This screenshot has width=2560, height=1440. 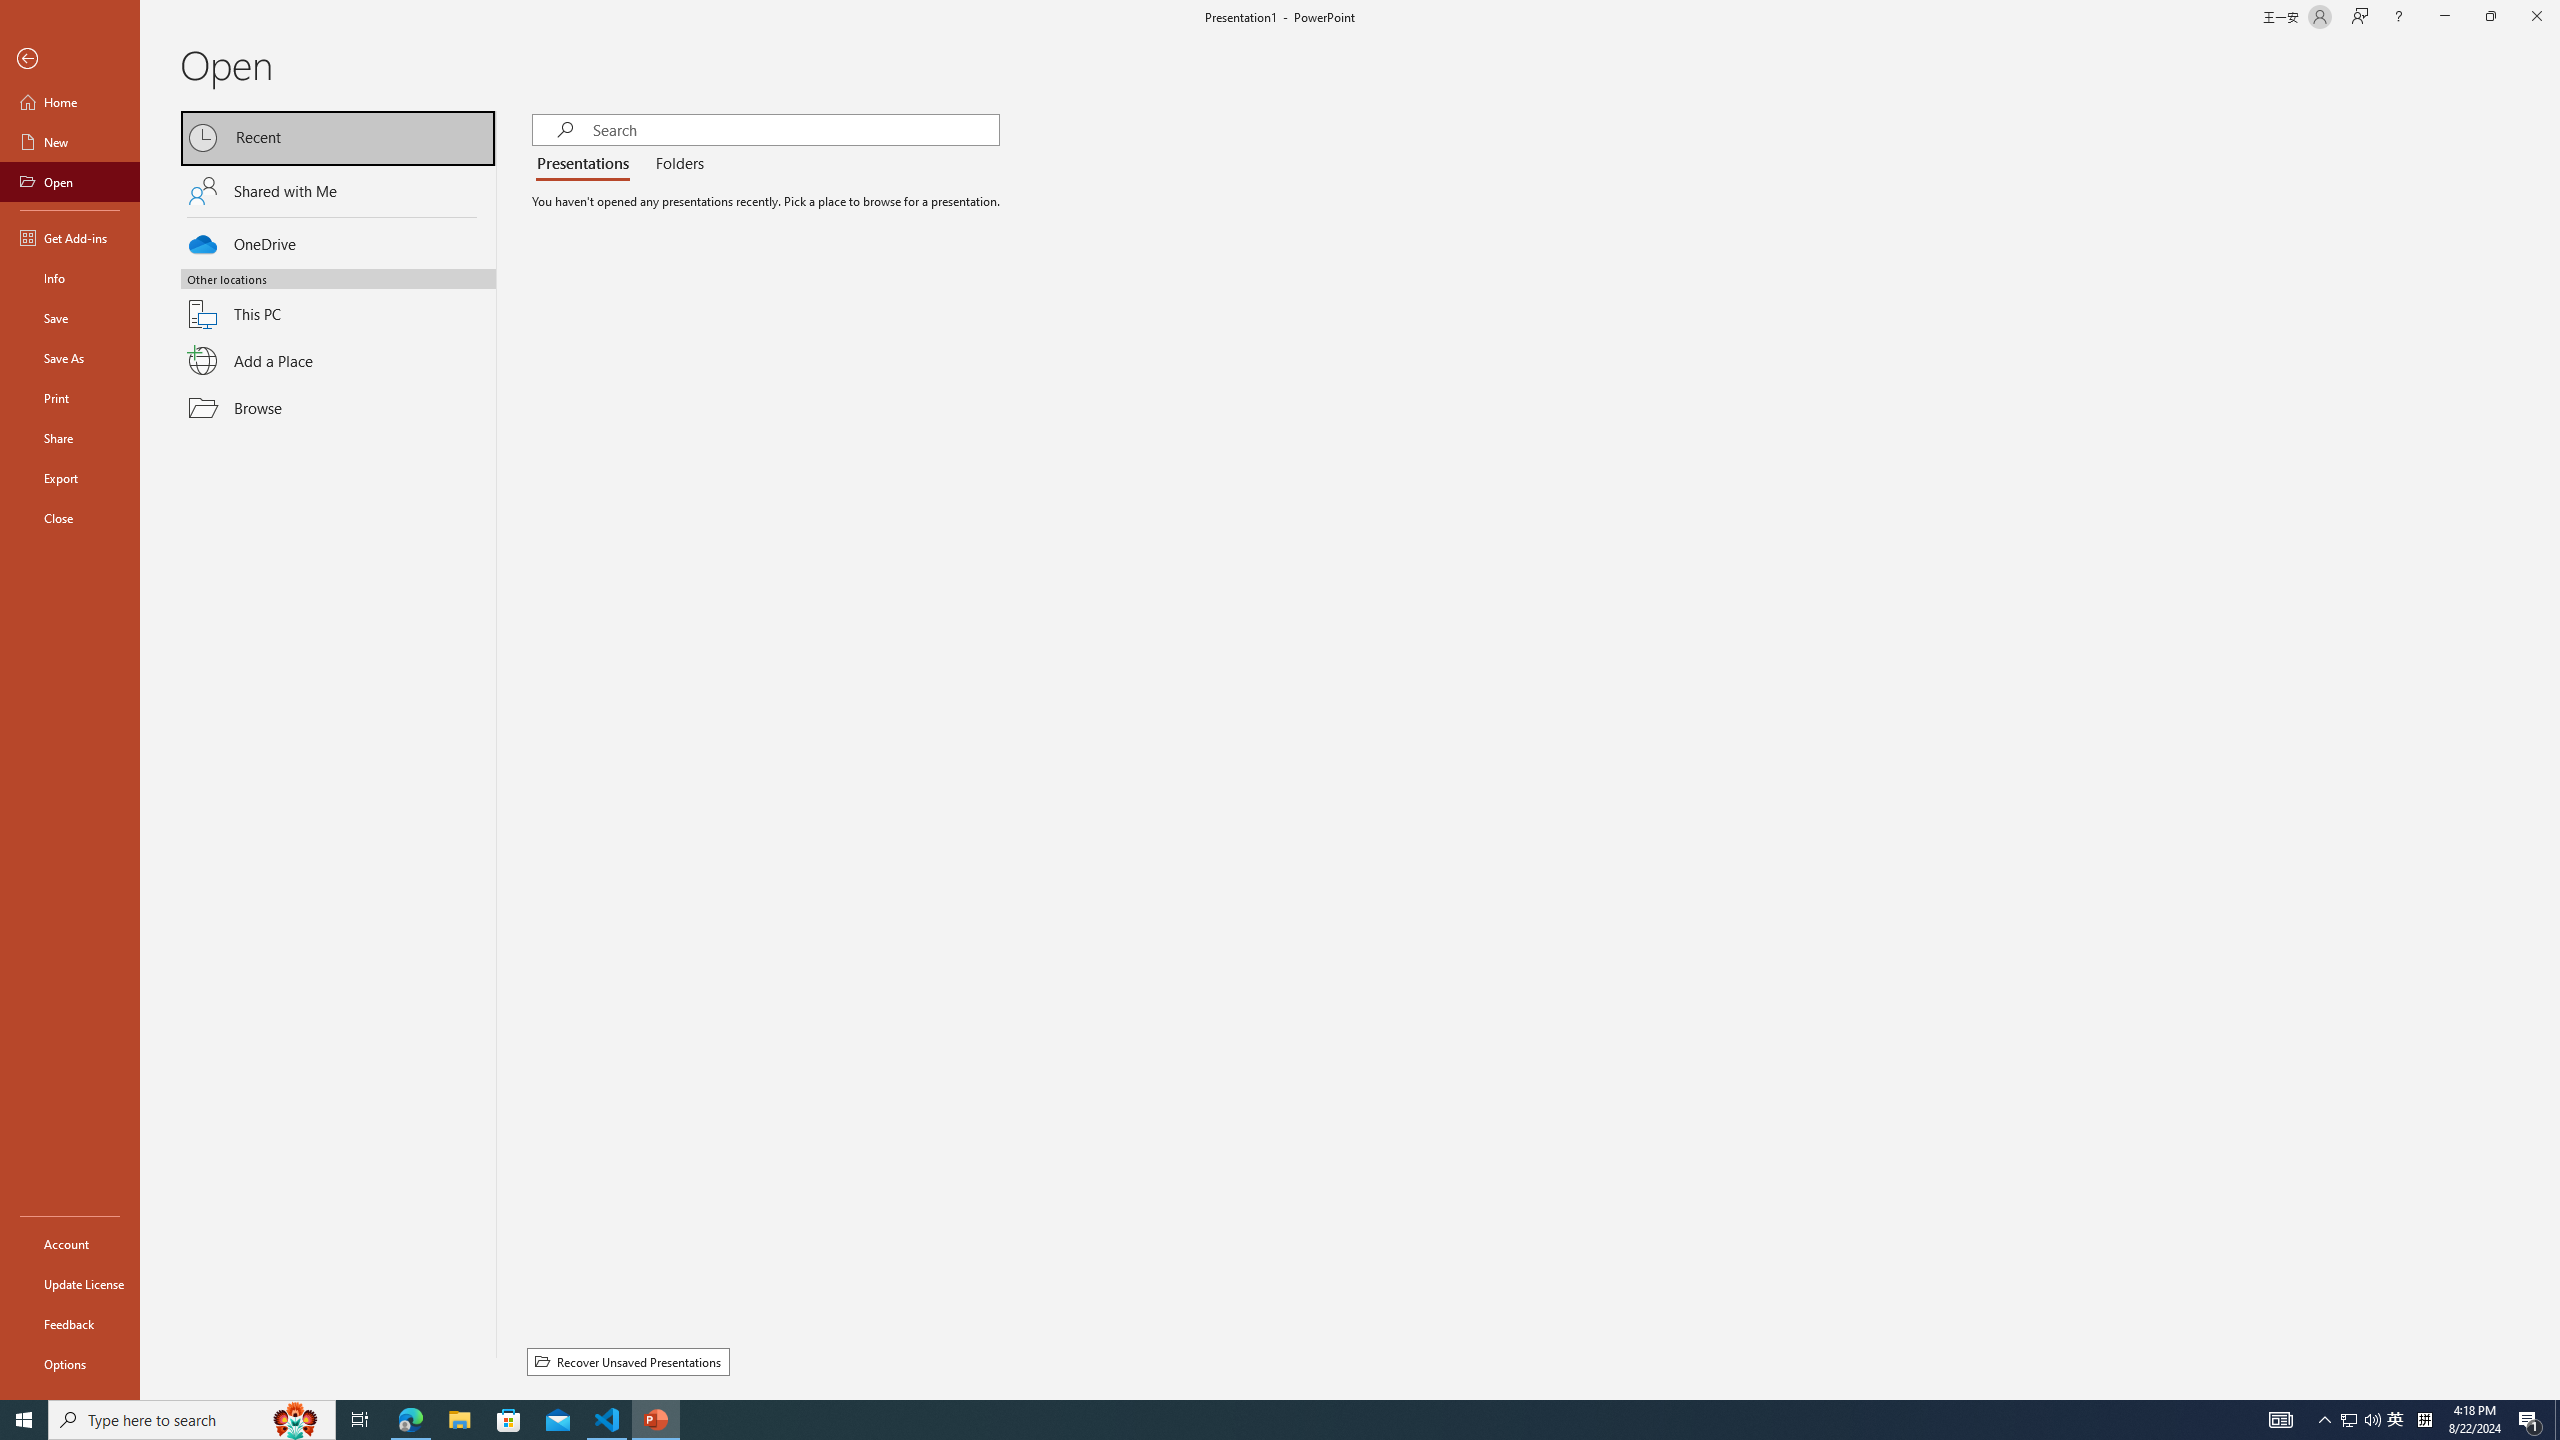 I want to click on 'Browse', so click(x=338, y=407).